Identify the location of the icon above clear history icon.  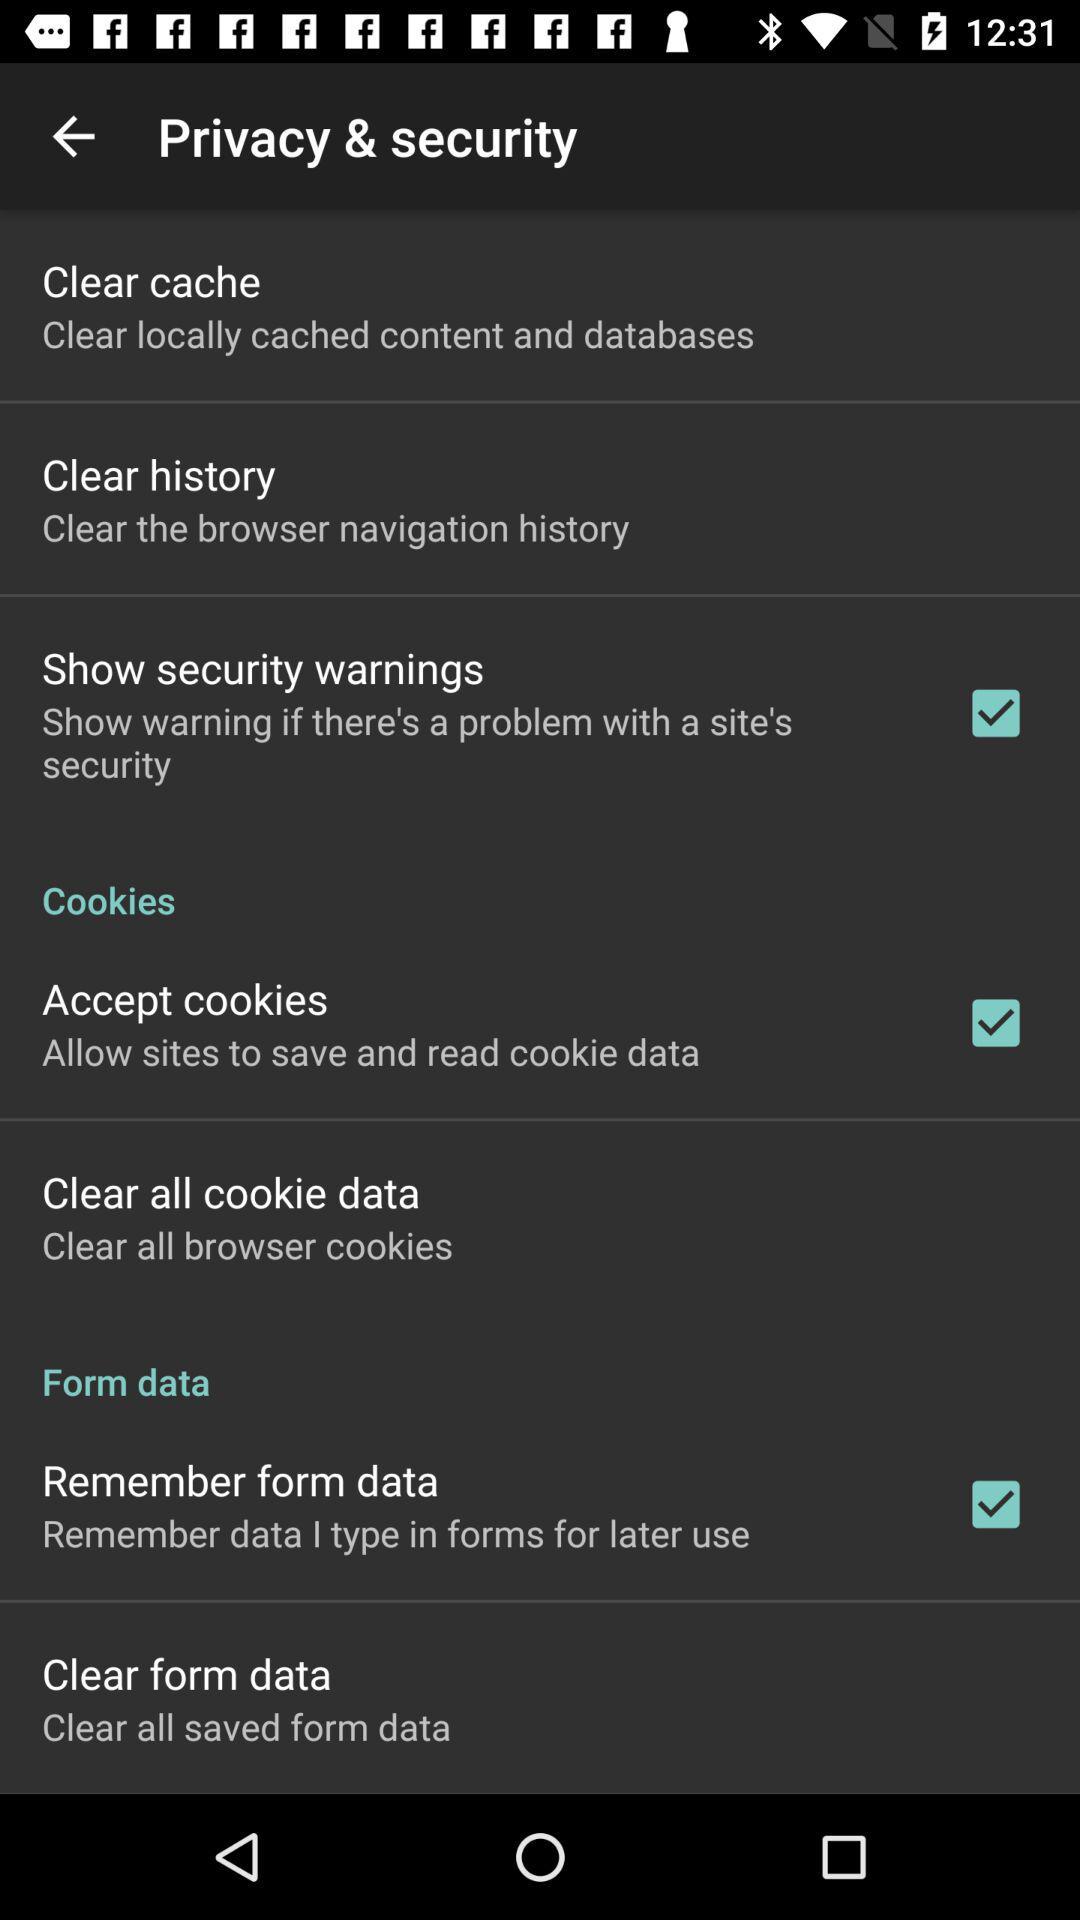
(398, 333).